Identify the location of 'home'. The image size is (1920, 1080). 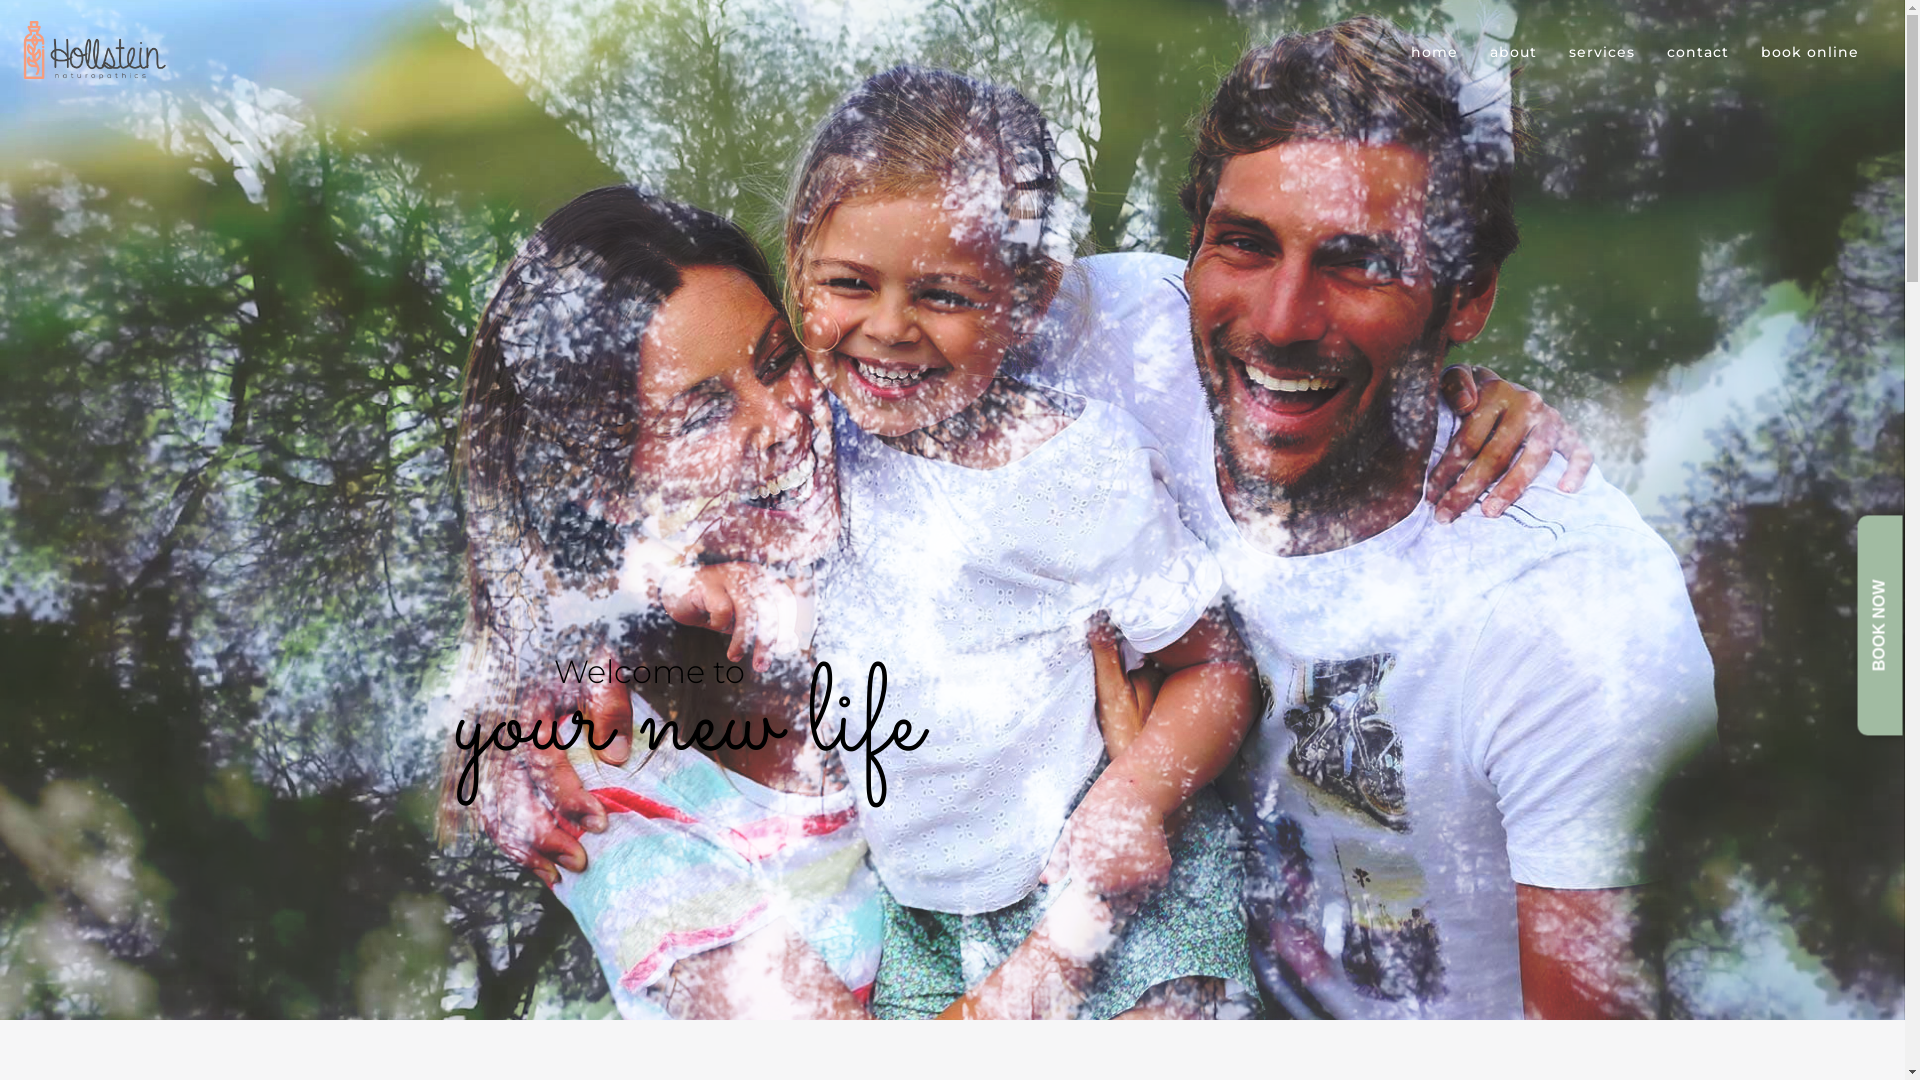
(1394, 49).